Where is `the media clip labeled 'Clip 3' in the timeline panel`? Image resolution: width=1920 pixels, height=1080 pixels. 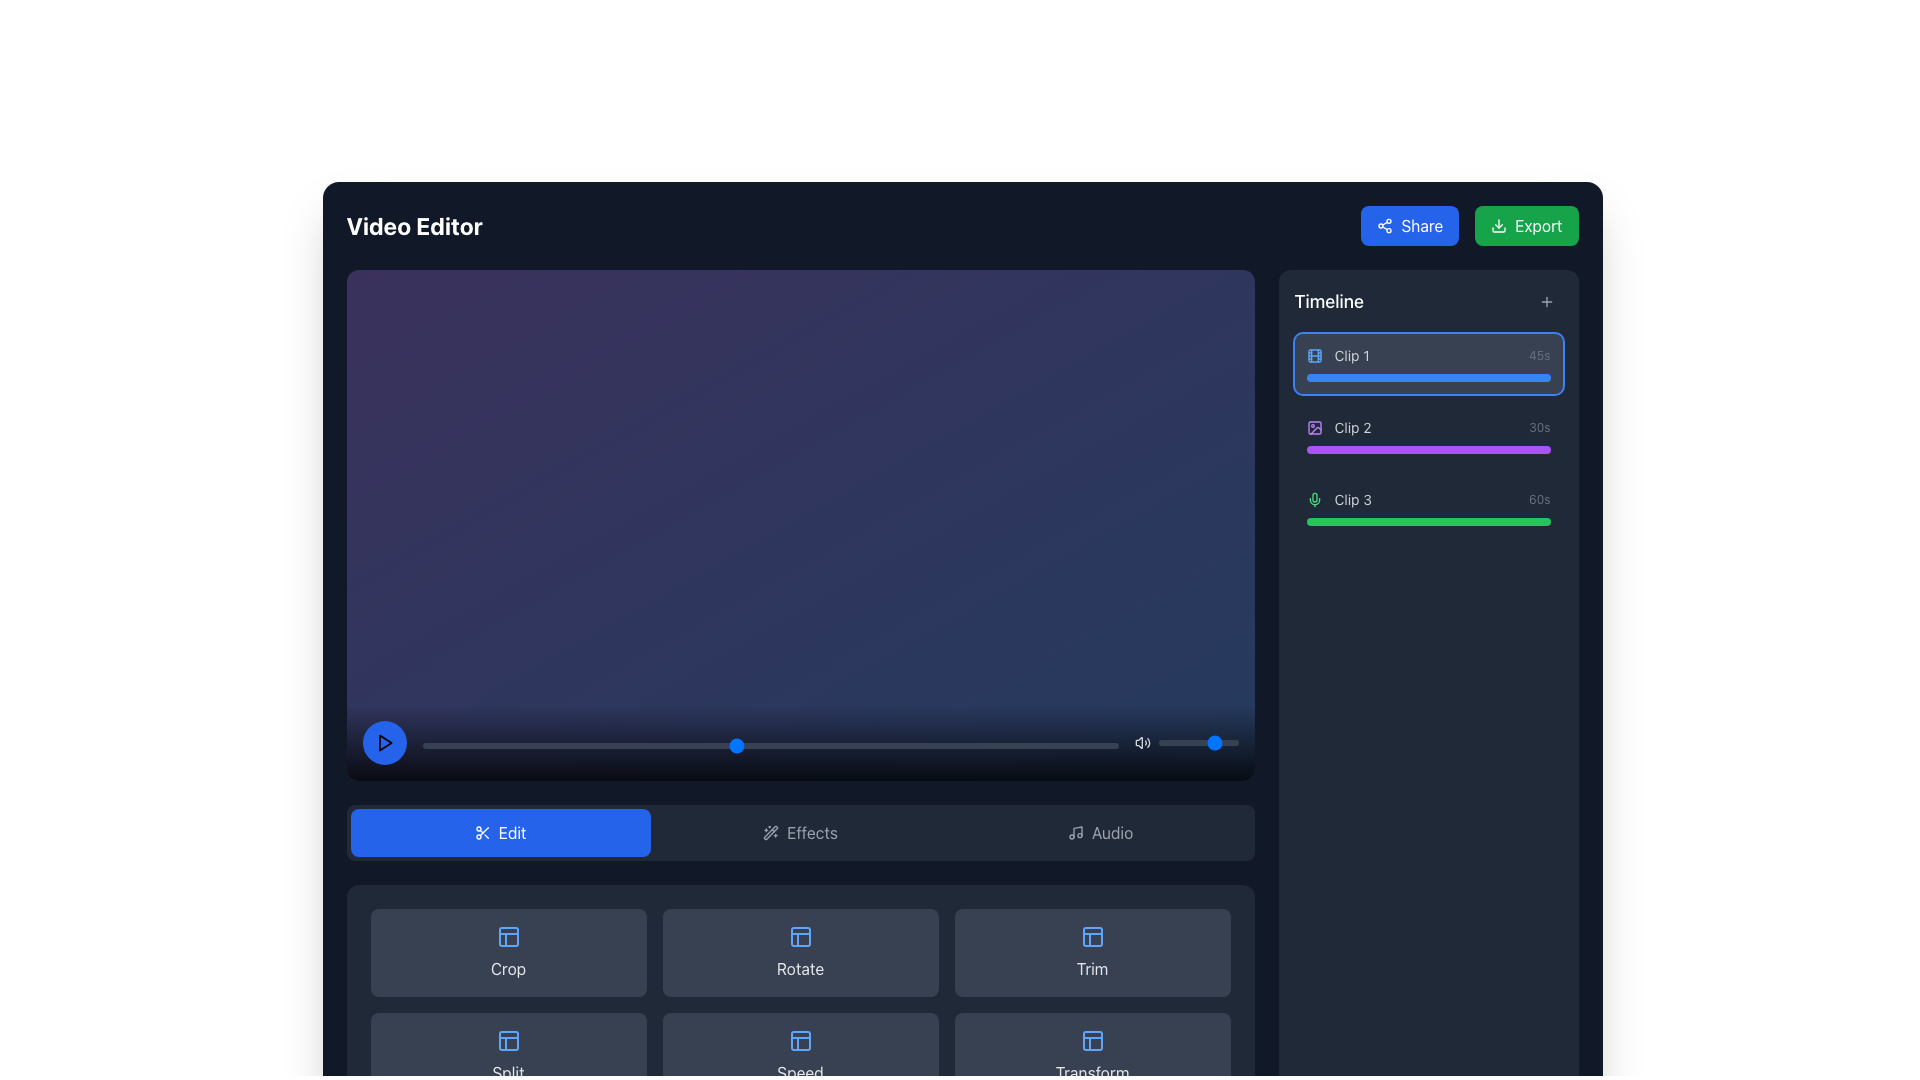
the media clip labeled 'Clip 3' in the timeline panel is located at coordinates (1427, 499).